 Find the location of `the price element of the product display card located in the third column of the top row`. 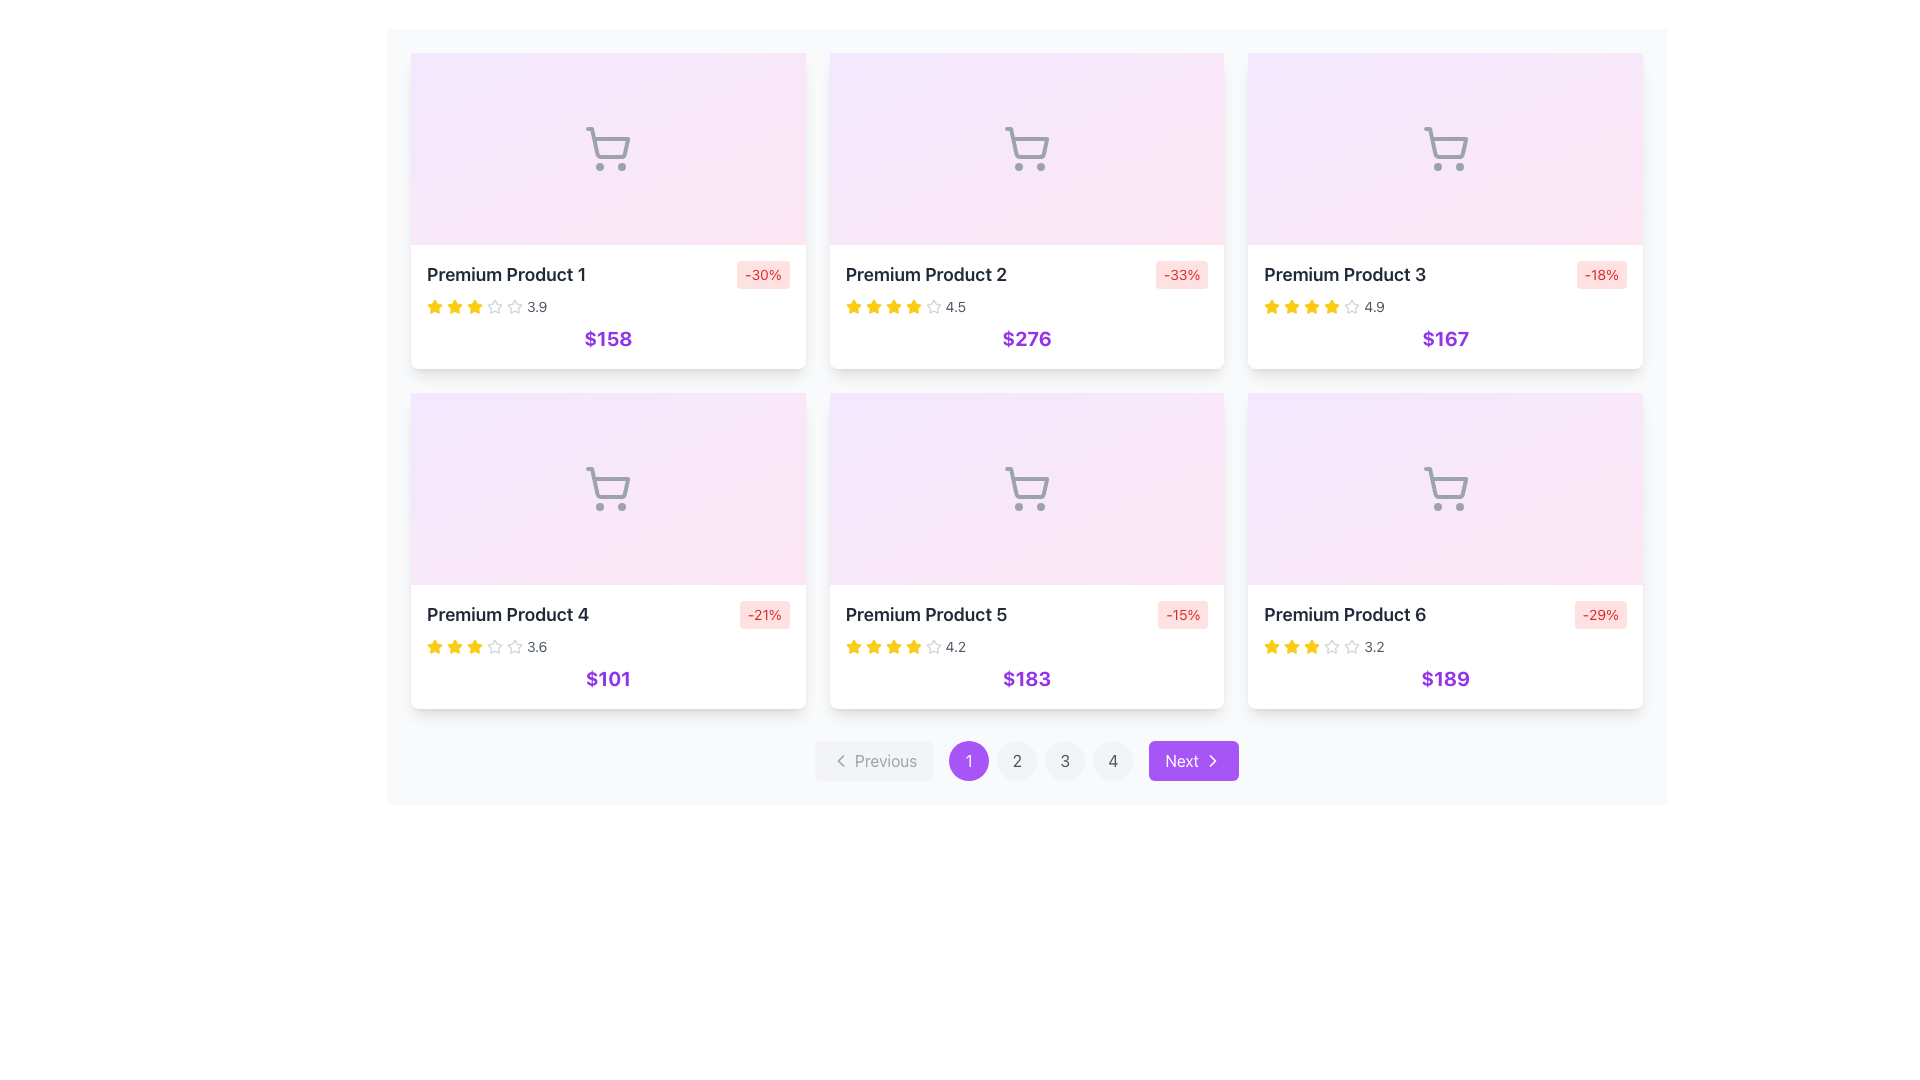

the price element of the product display card located in the third column of the top row is located at coordinates (1445, 211).